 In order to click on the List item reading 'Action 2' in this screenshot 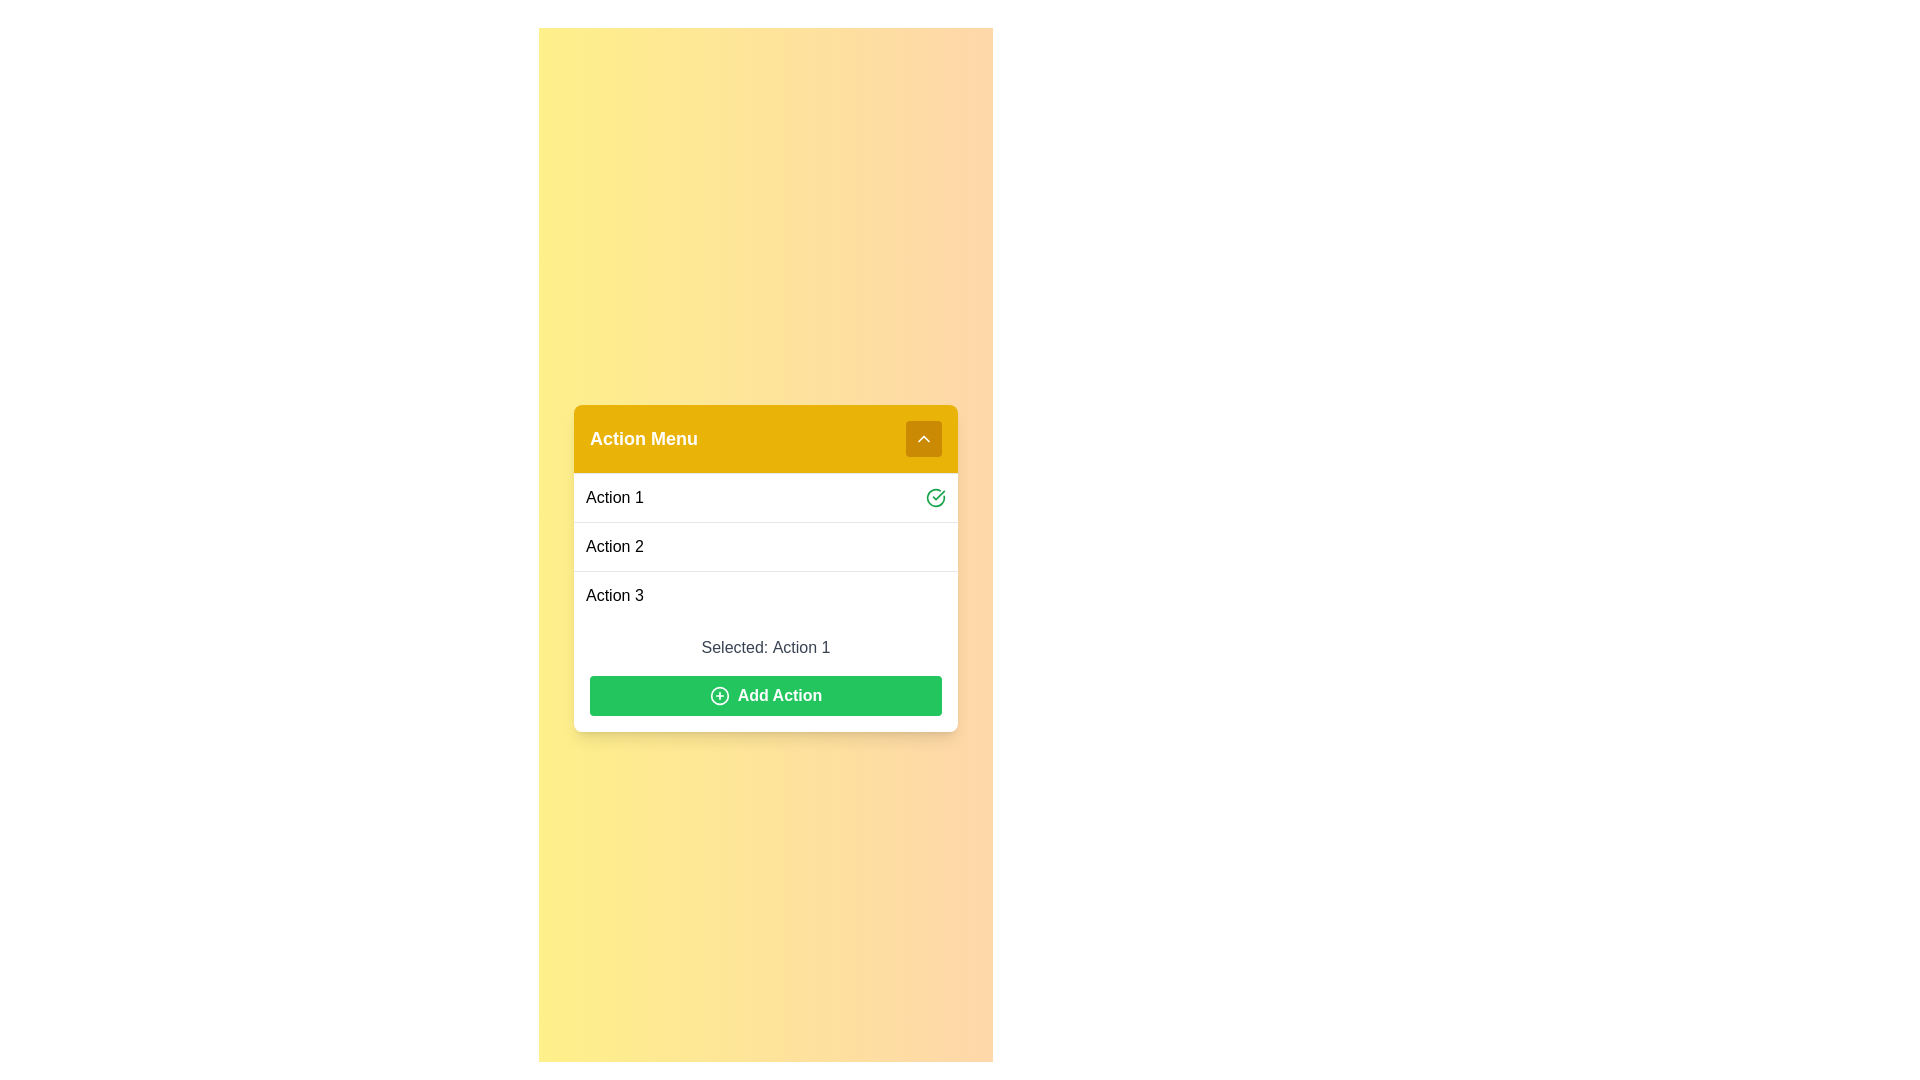, I will do `click(765, 546)`.